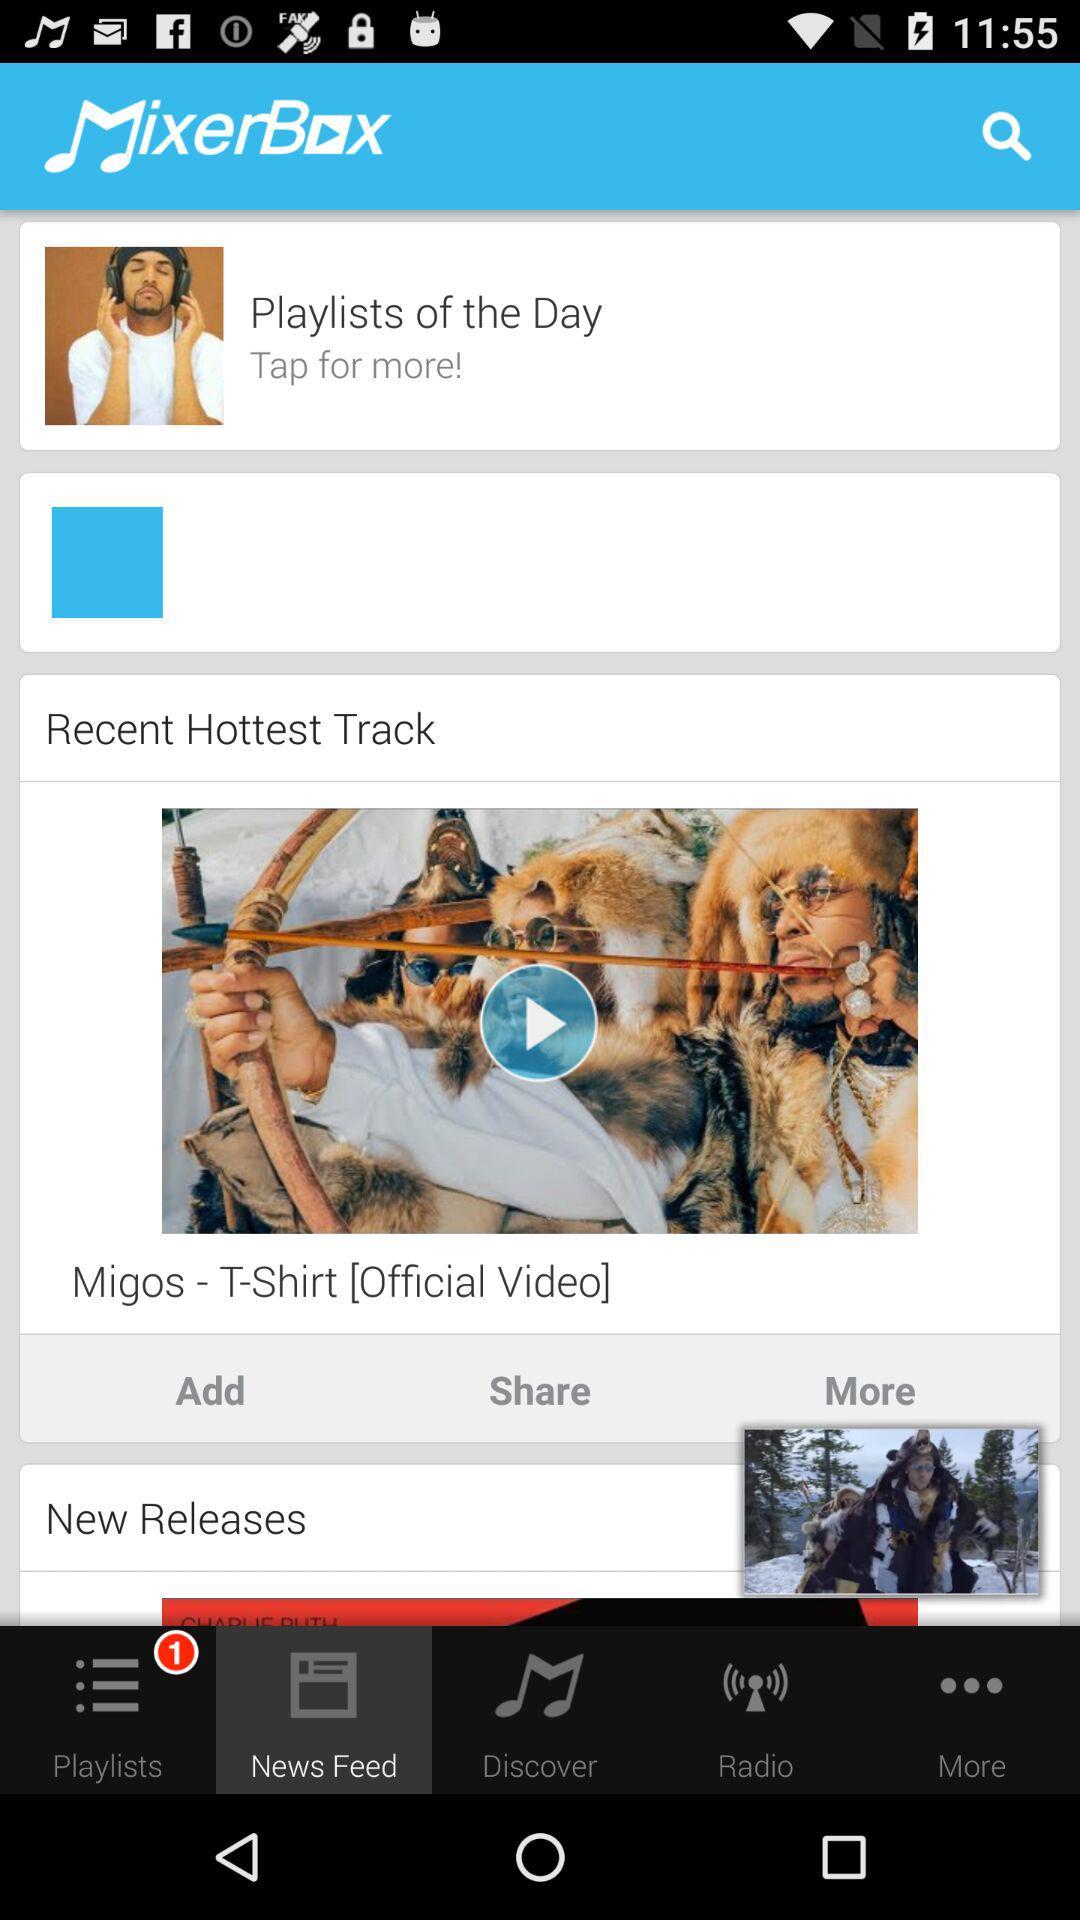  I want to click on the item above the tap for more! item, so click(424, 310).